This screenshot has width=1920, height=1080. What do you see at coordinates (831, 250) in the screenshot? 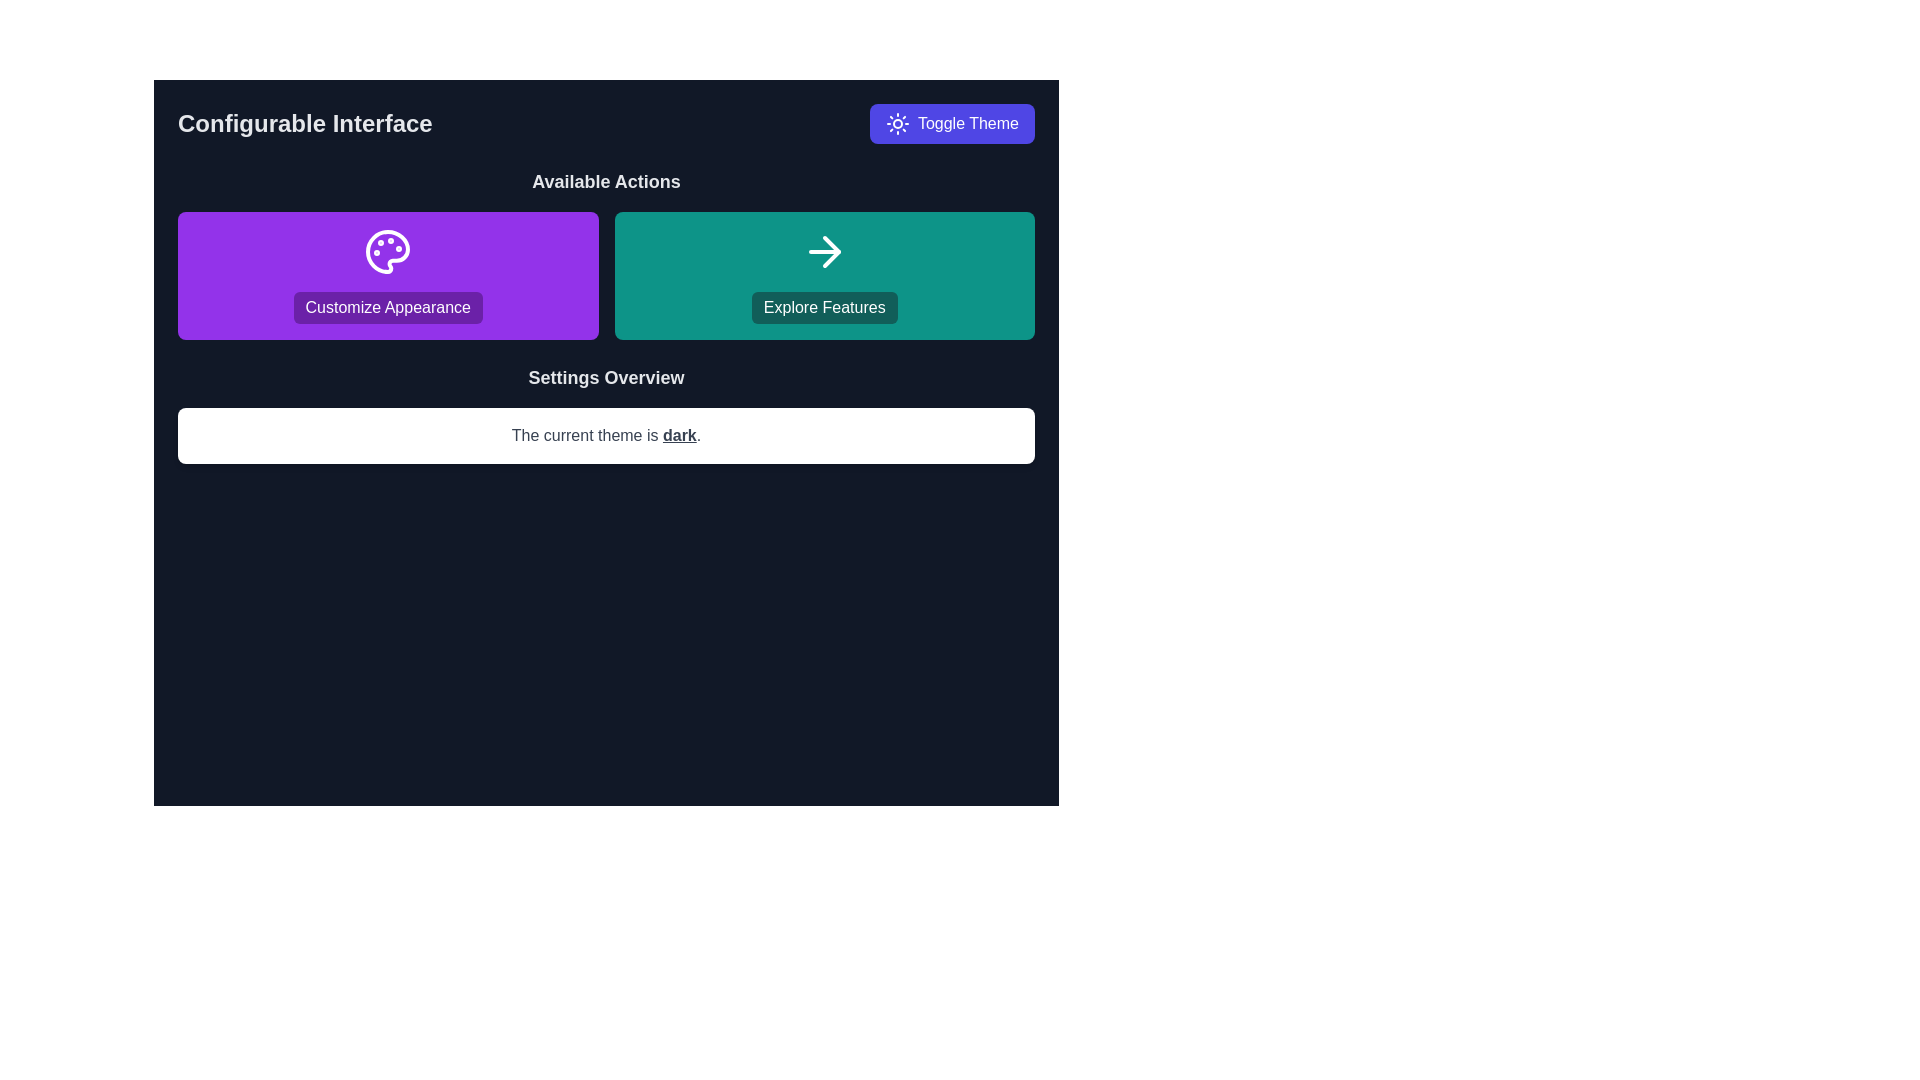
I see `the 'Explore Features' button which contains a right-pointing arrow icon, located in the 'Available Actions' section on the right side of the interface` at bounding box center [831, 250].